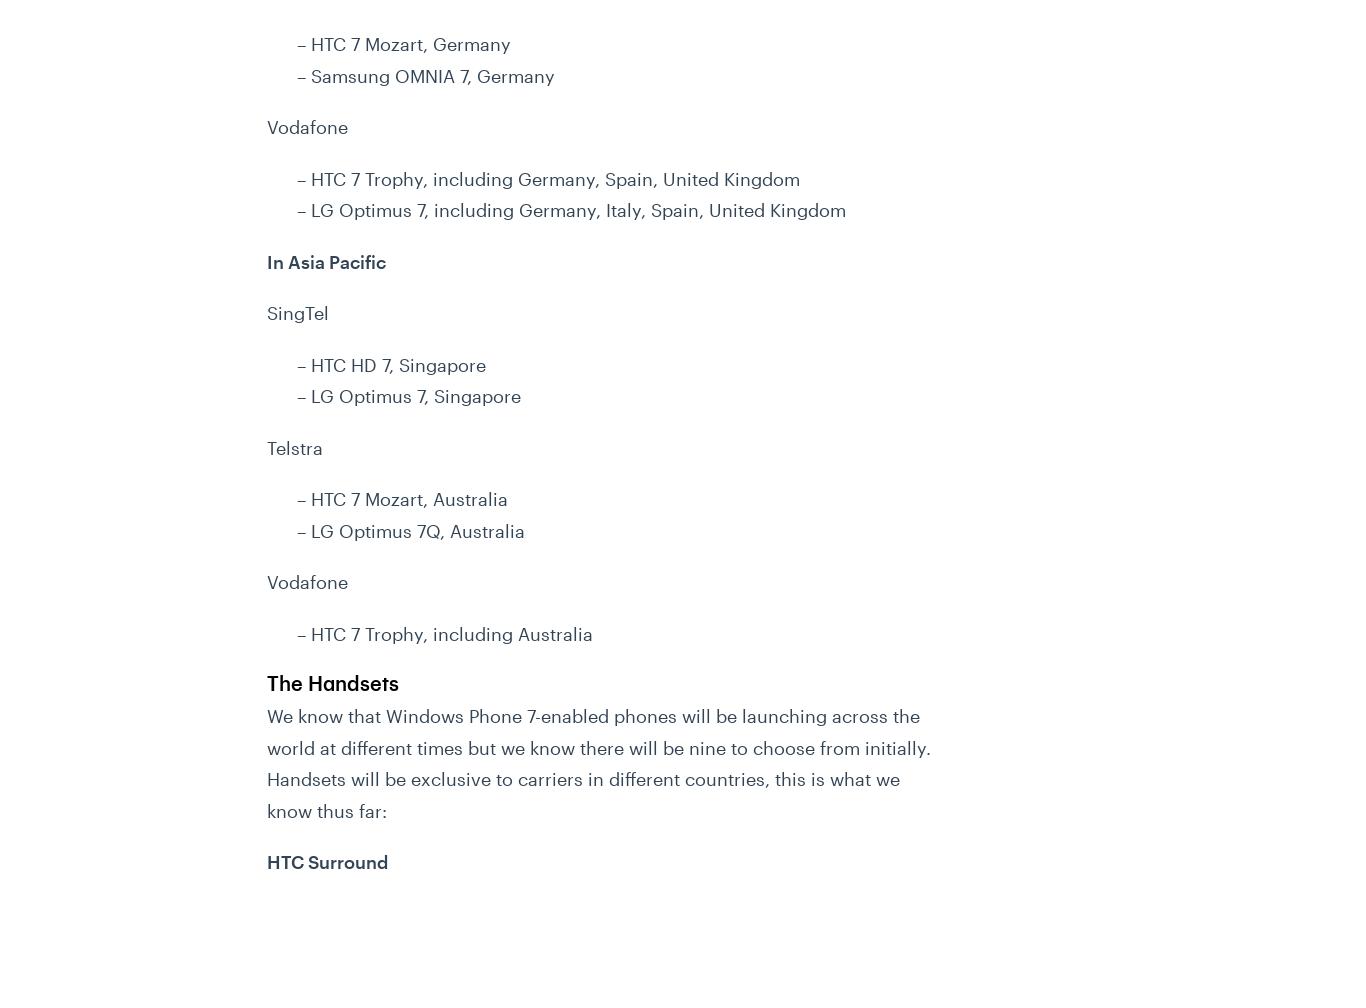 Image resolution: width=1366 pixels, height=1008 pixels. What do you see at coordinates (401, 498) in the screenshot?
I see `'– HTC 7 Mozart, Australia'` at bounding box center [401, 498].